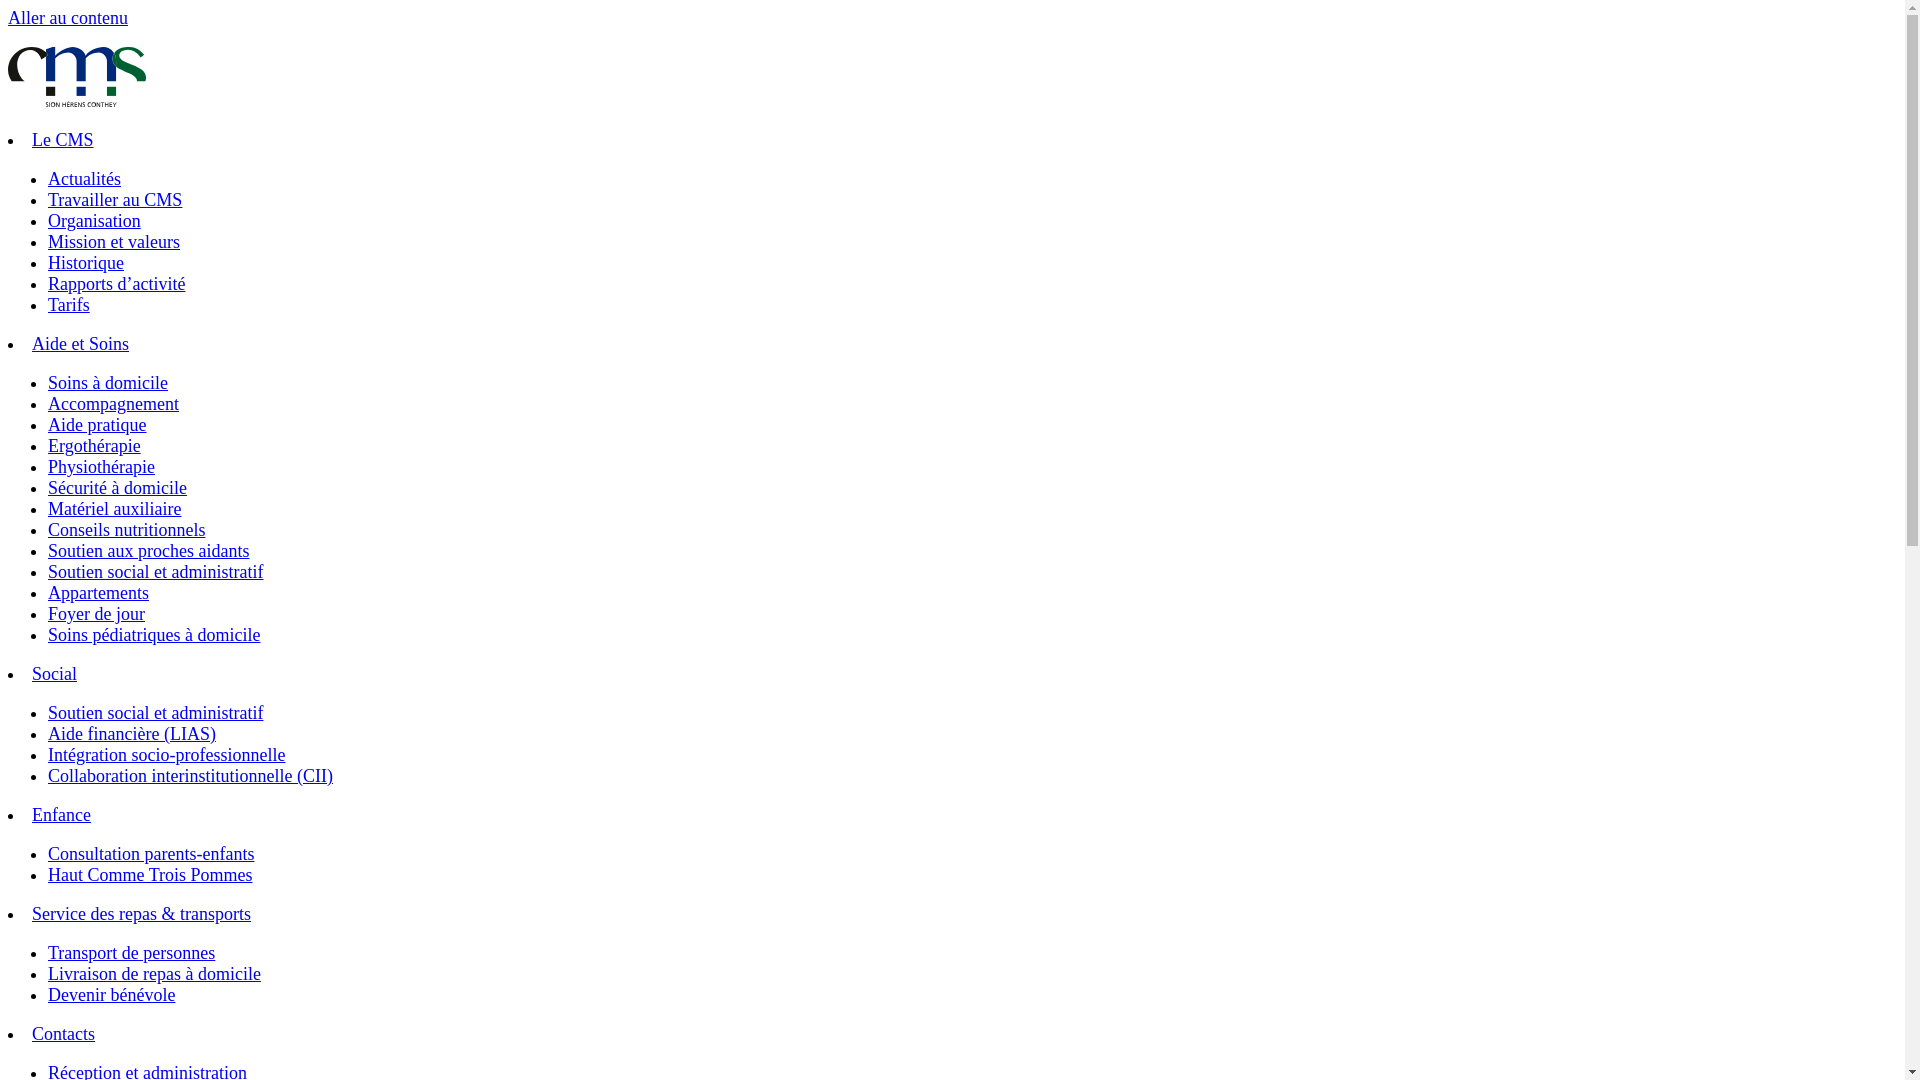 This screenshot has width=1920, height=1080. Describe the element at coordinates (32, 674) in the screenshot. I see `'Social'` at that location.